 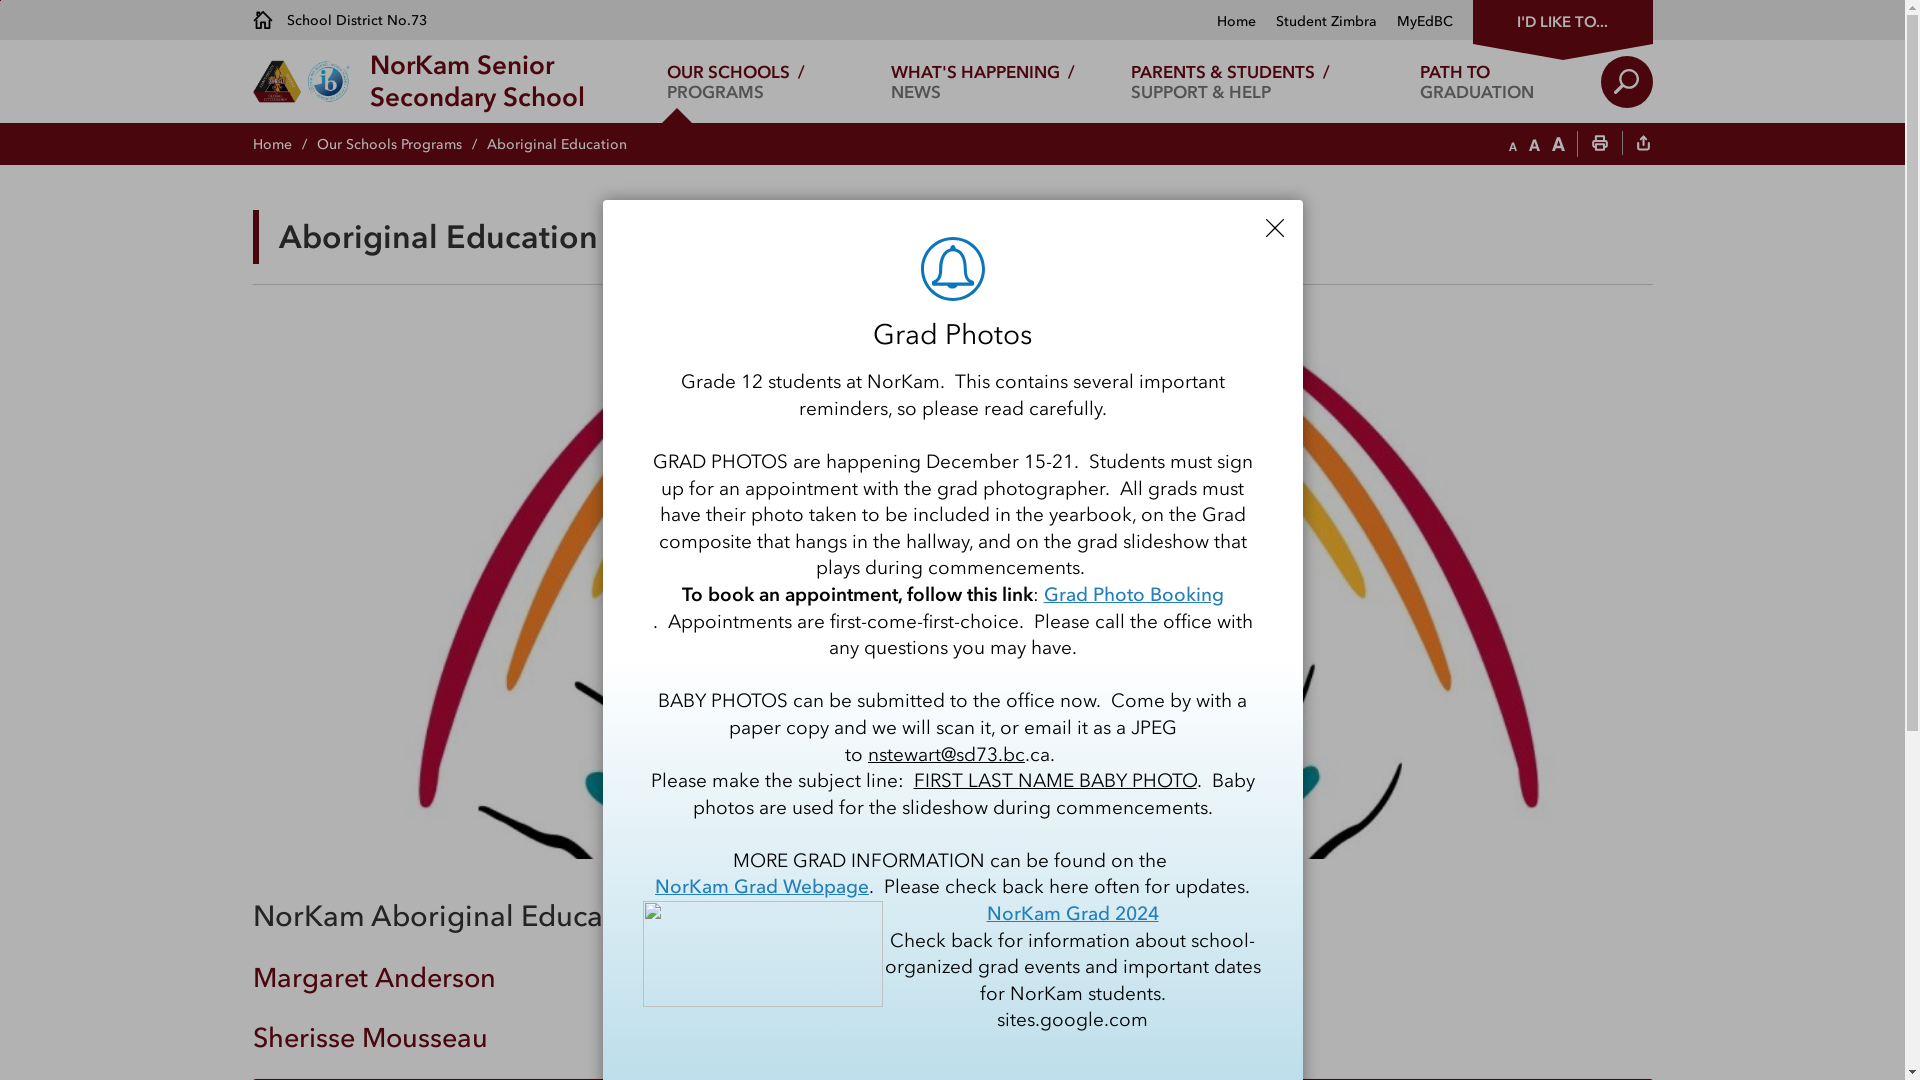 What do you see at coordinates (1234, 21) in the screenshot?
I see `'Home'` at bounding box center [1234, 21].